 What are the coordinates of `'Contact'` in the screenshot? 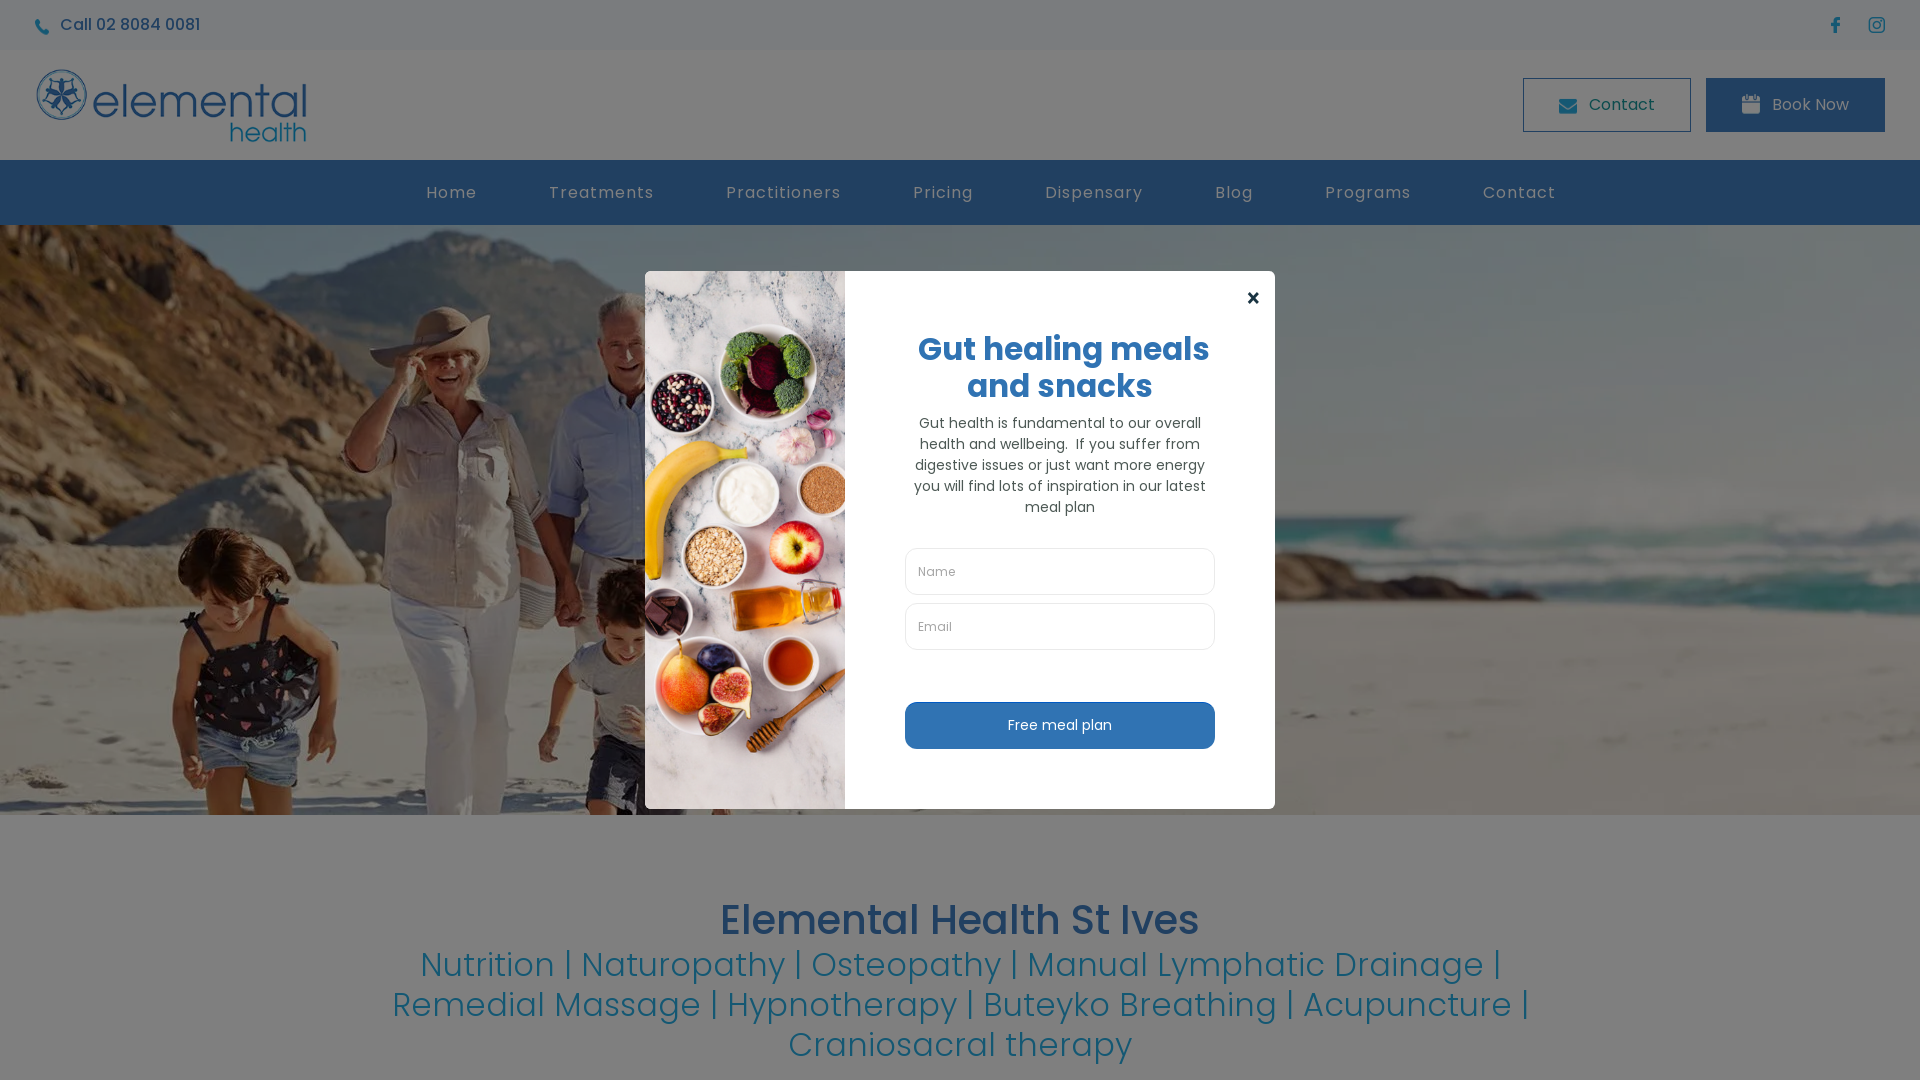 It's located at (1519, 192).